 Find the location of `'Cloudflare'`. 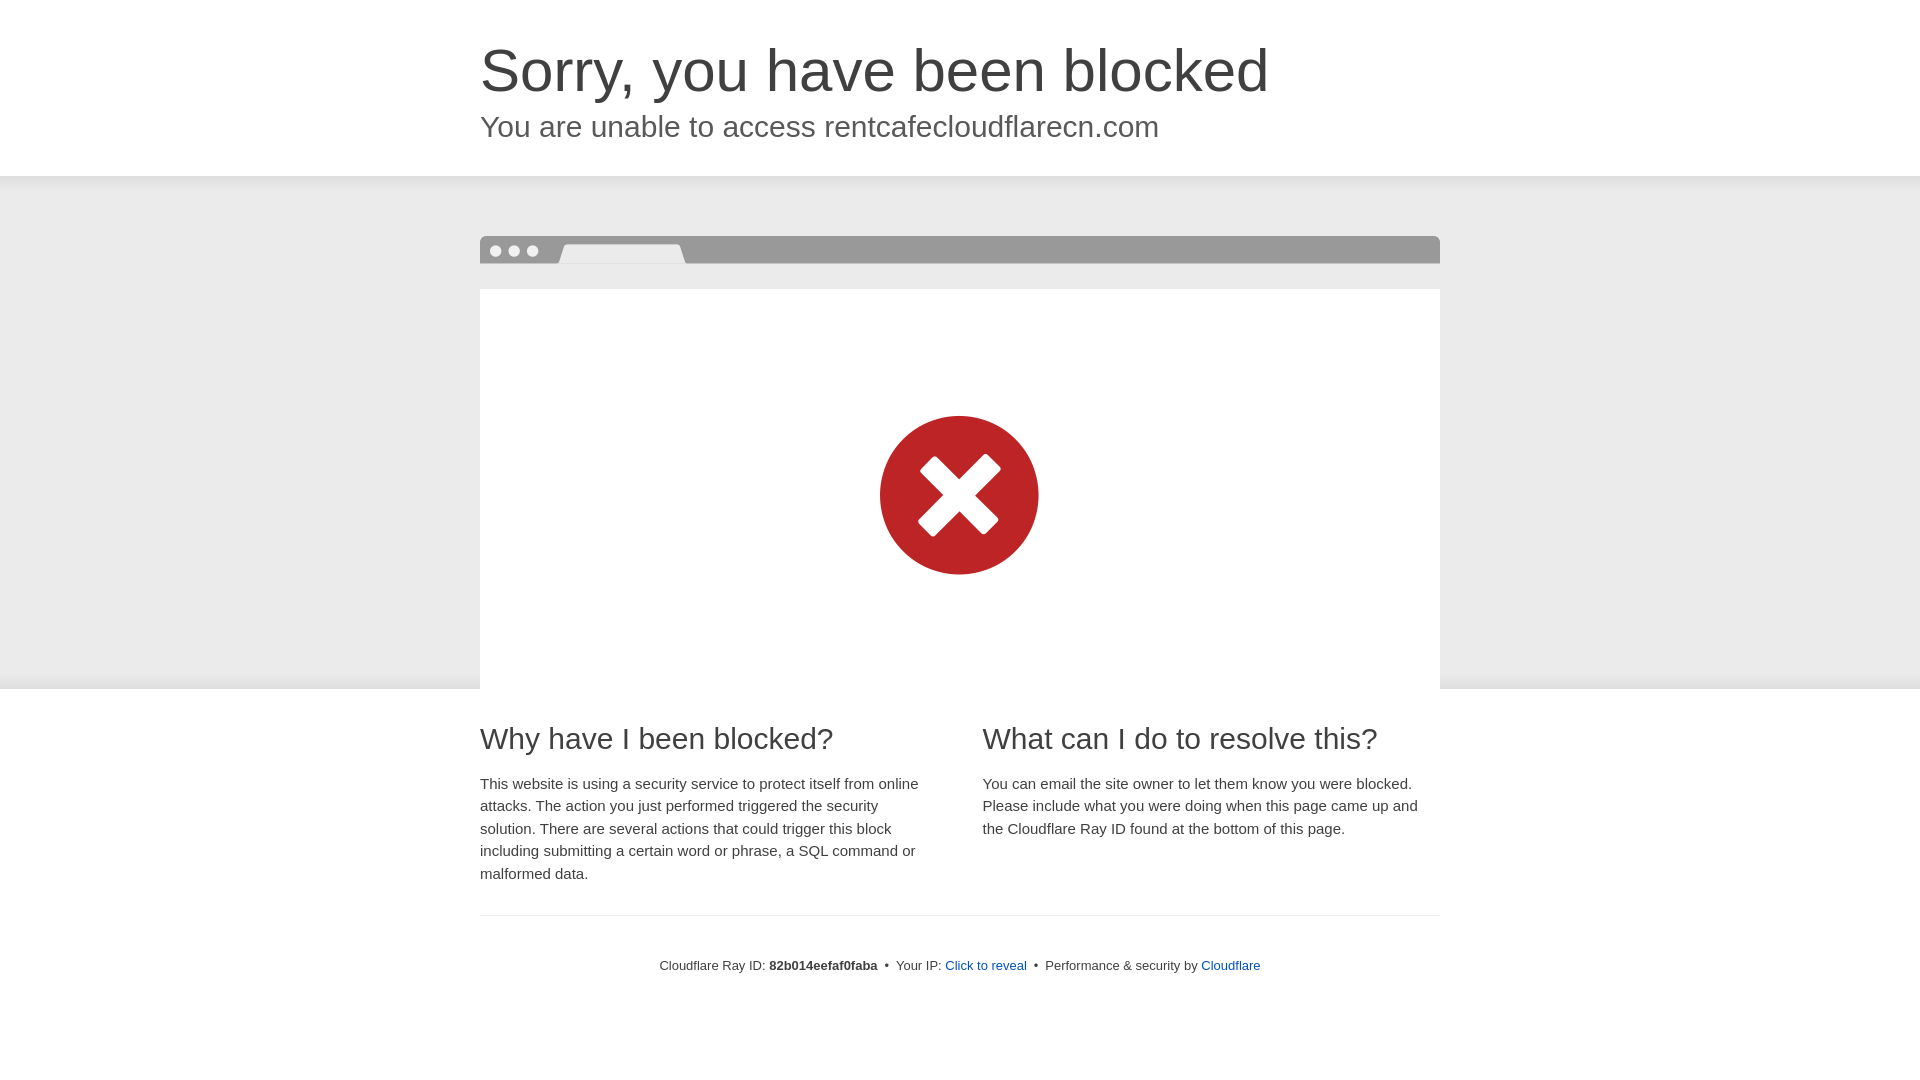

'Cloudflare' is located at coordinates (1229, 964).